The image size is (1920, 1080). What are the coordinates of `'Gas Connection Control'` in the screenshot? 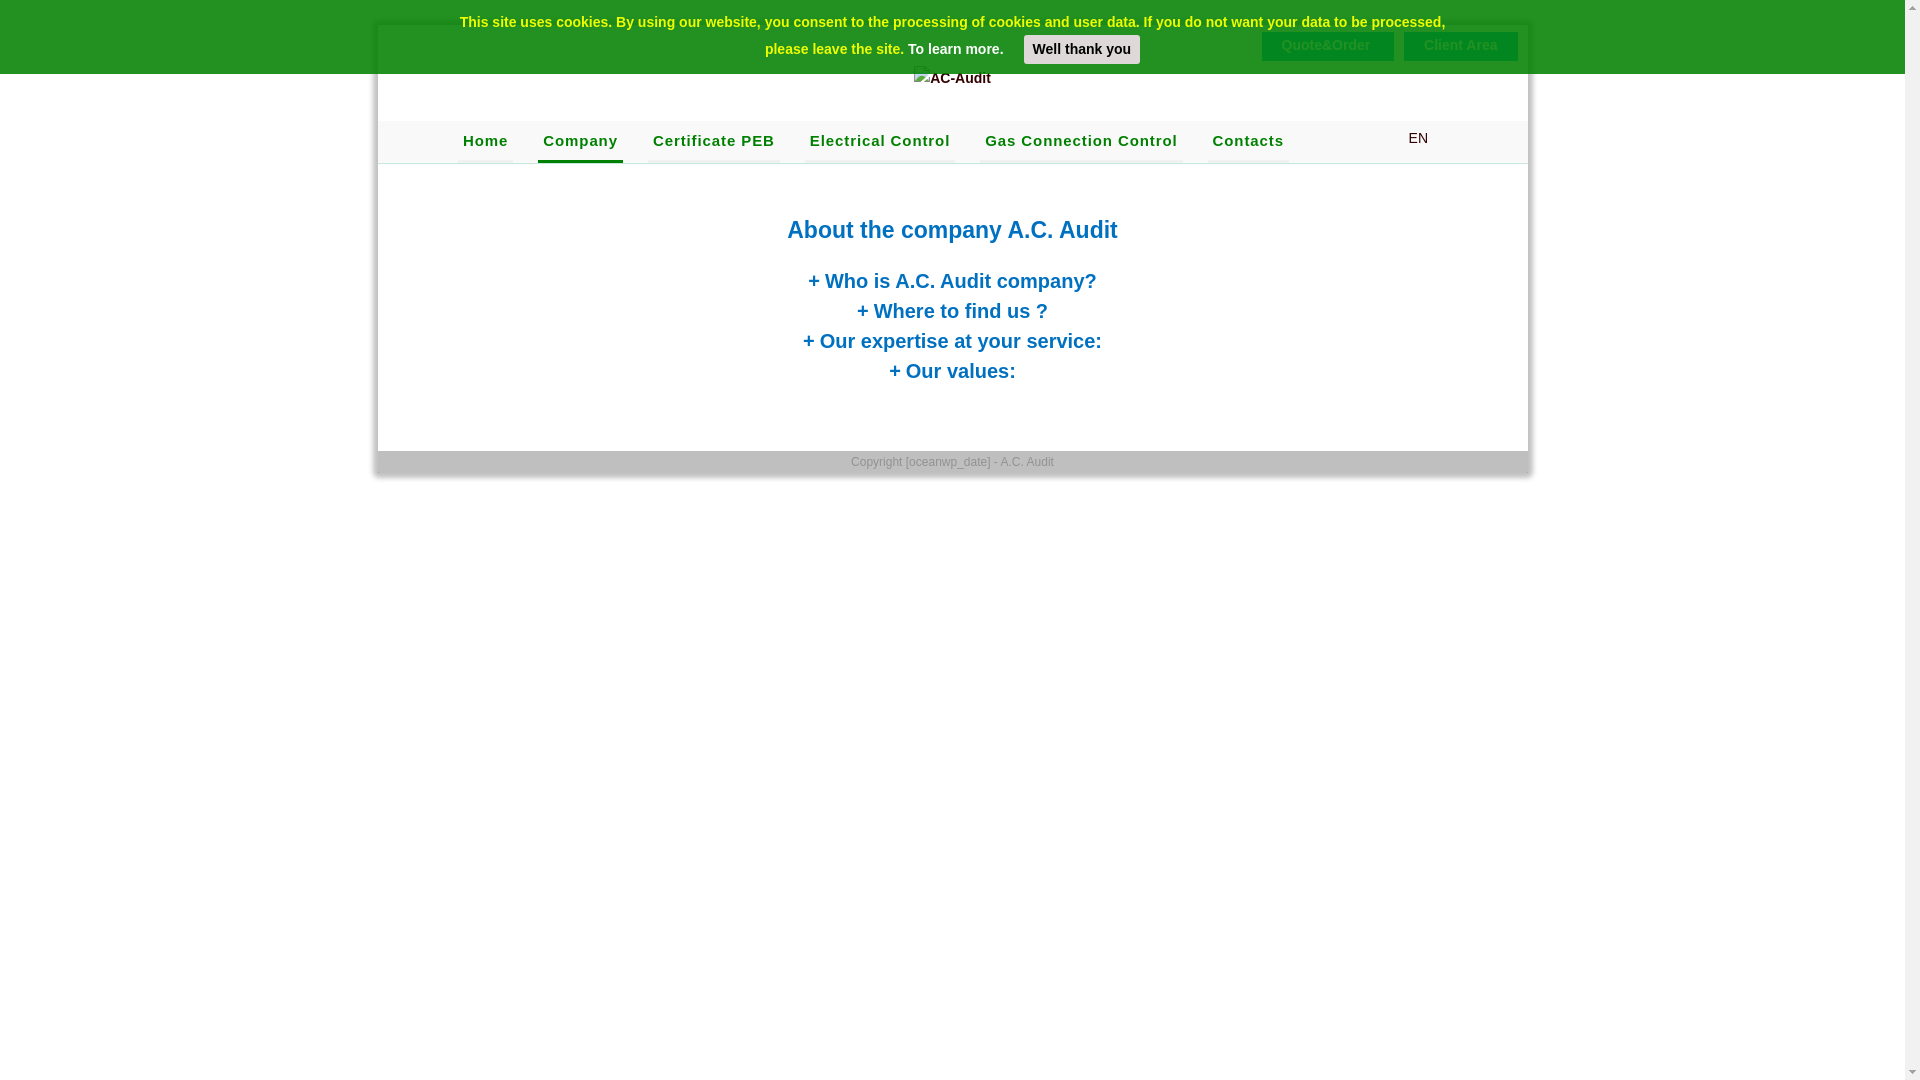 It's located at (1079, 141).